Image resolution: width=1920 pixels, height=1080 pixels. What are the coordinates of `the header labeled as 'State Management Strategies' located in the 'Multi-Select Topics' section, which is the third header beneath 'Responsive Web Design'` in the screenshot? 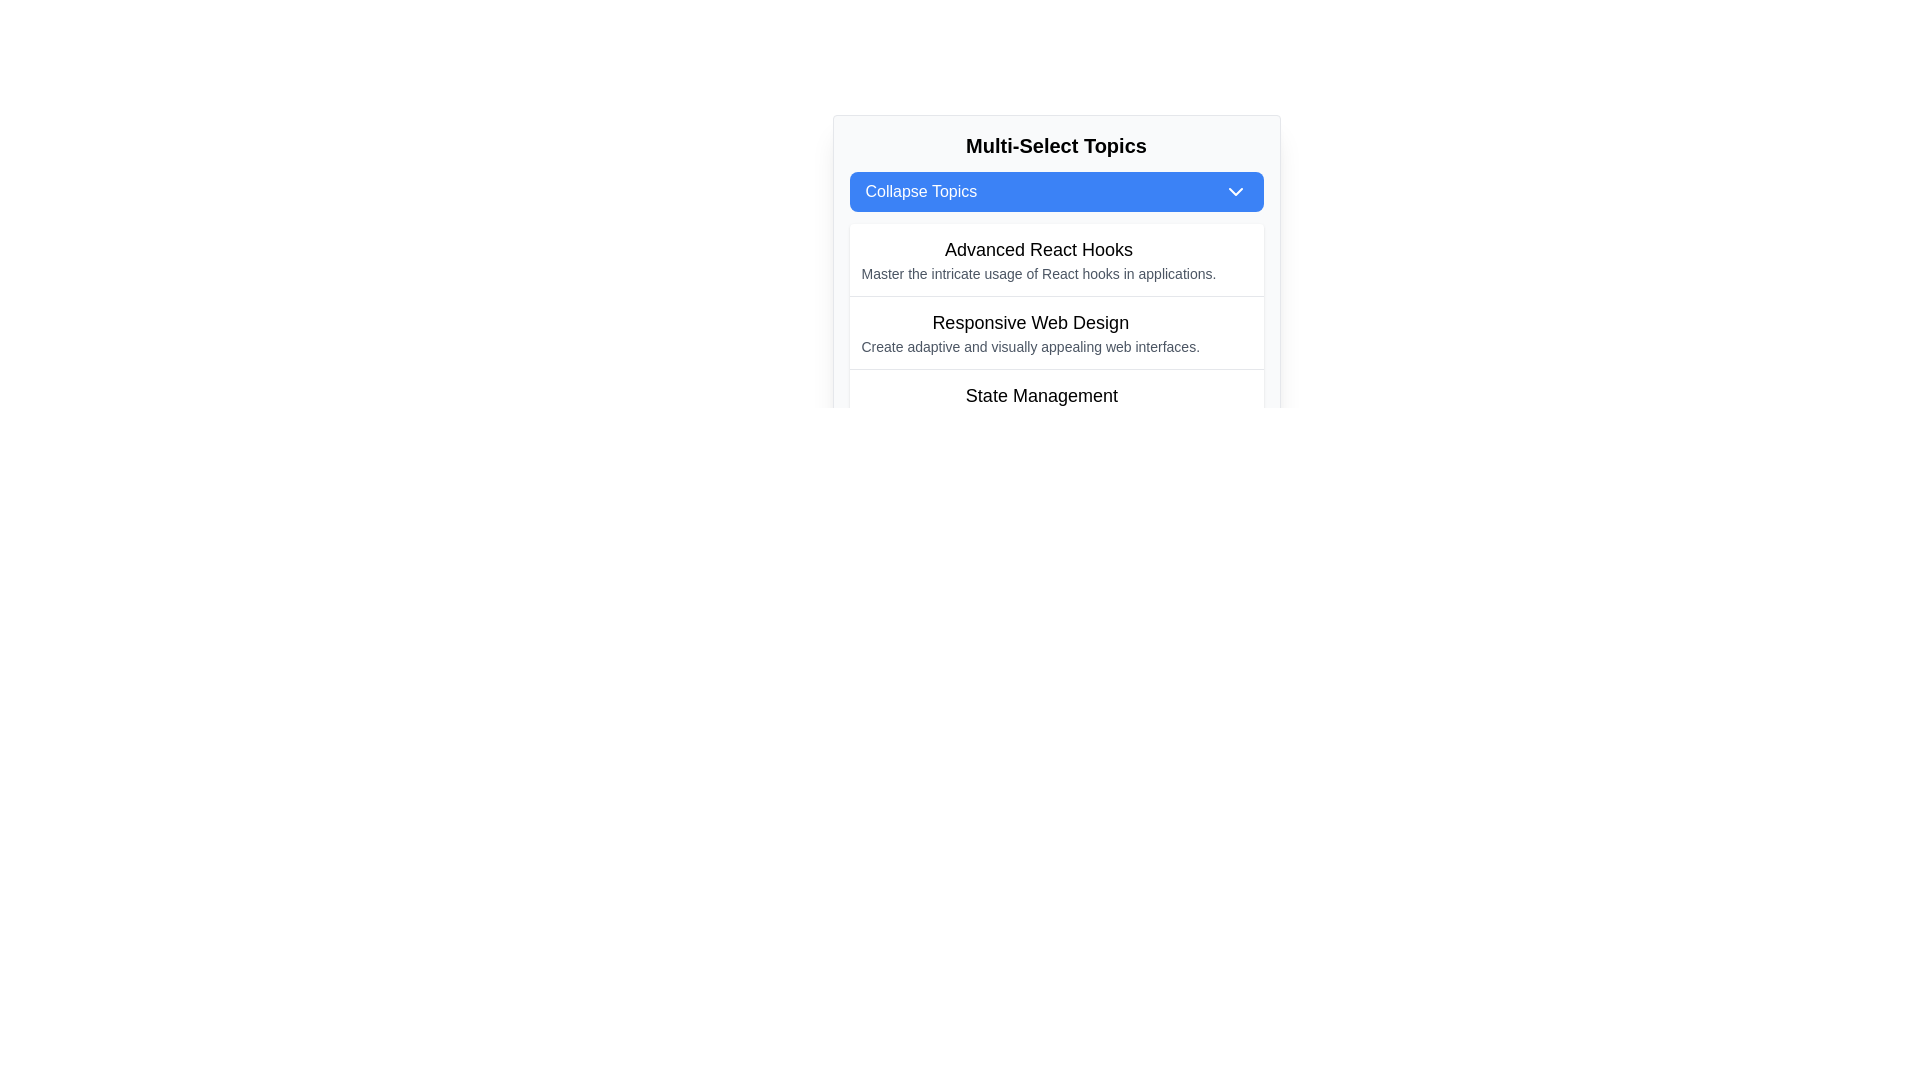 It's located at (1040, 396).